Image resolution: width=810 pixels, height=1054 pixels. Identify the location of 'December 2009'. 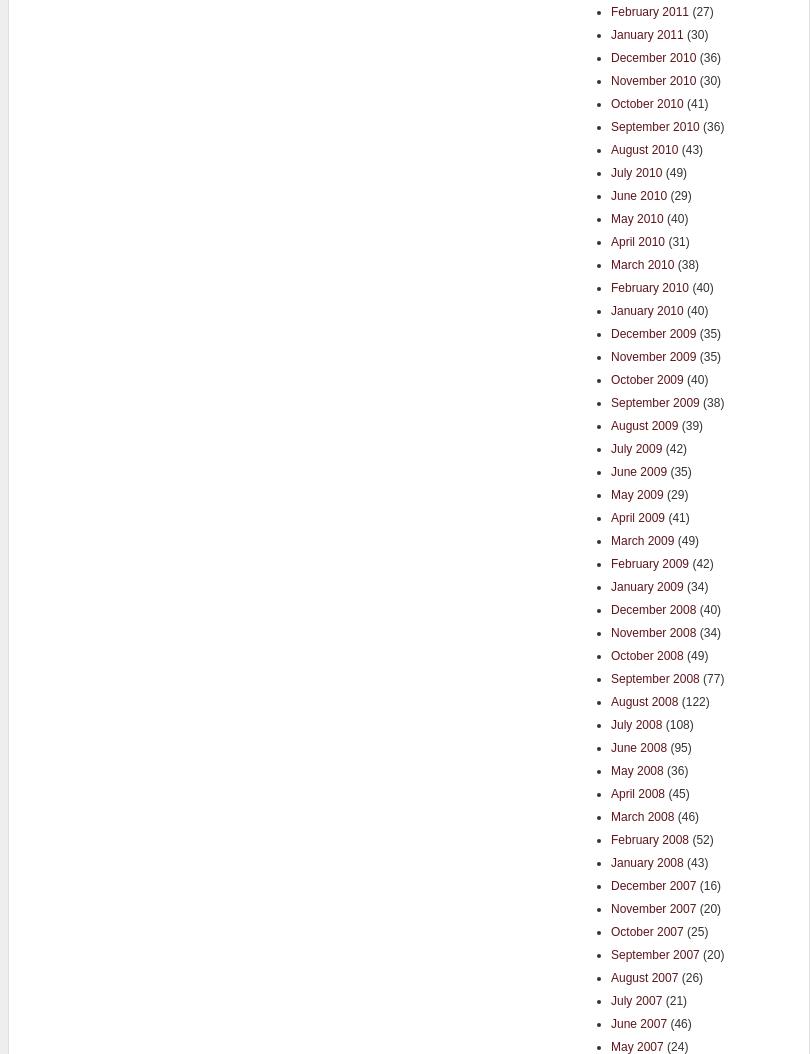
(652, 332).